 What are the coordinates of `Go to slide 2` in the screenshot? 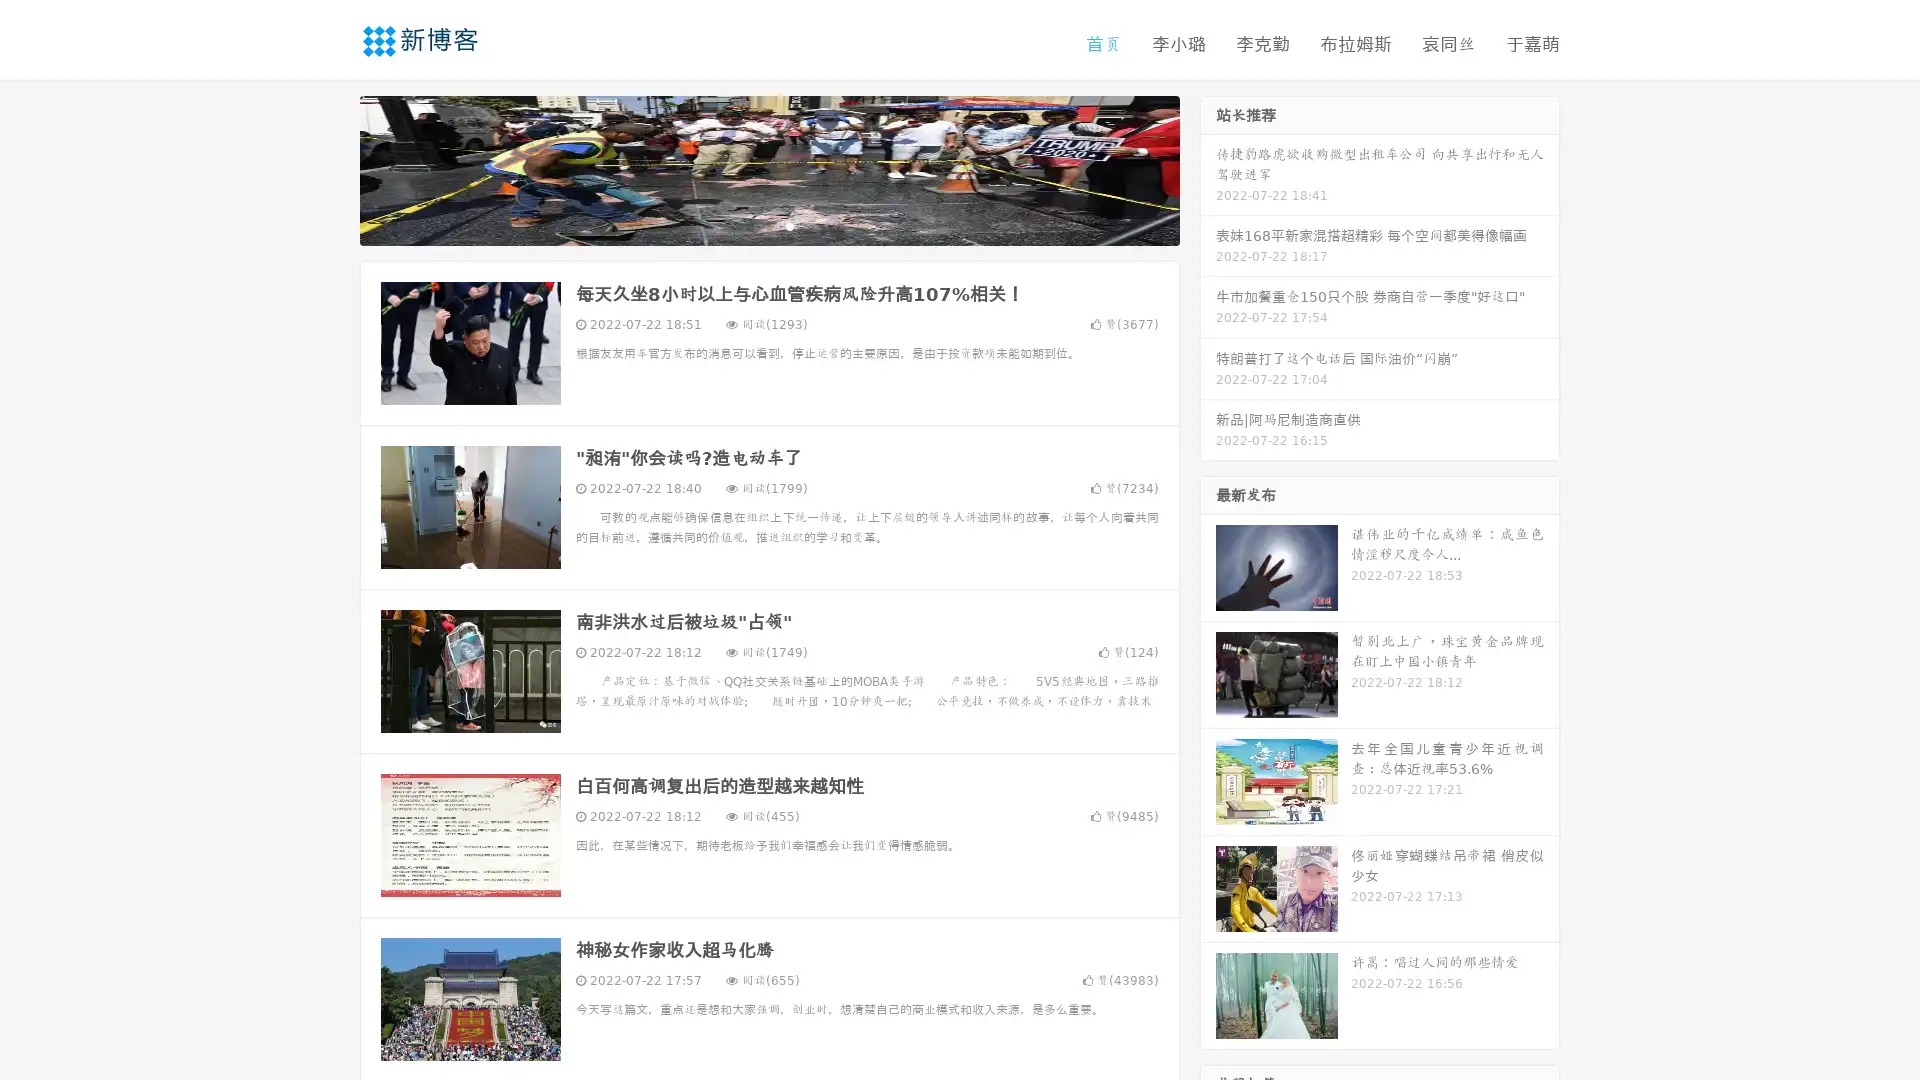 It's located at (768, 225).